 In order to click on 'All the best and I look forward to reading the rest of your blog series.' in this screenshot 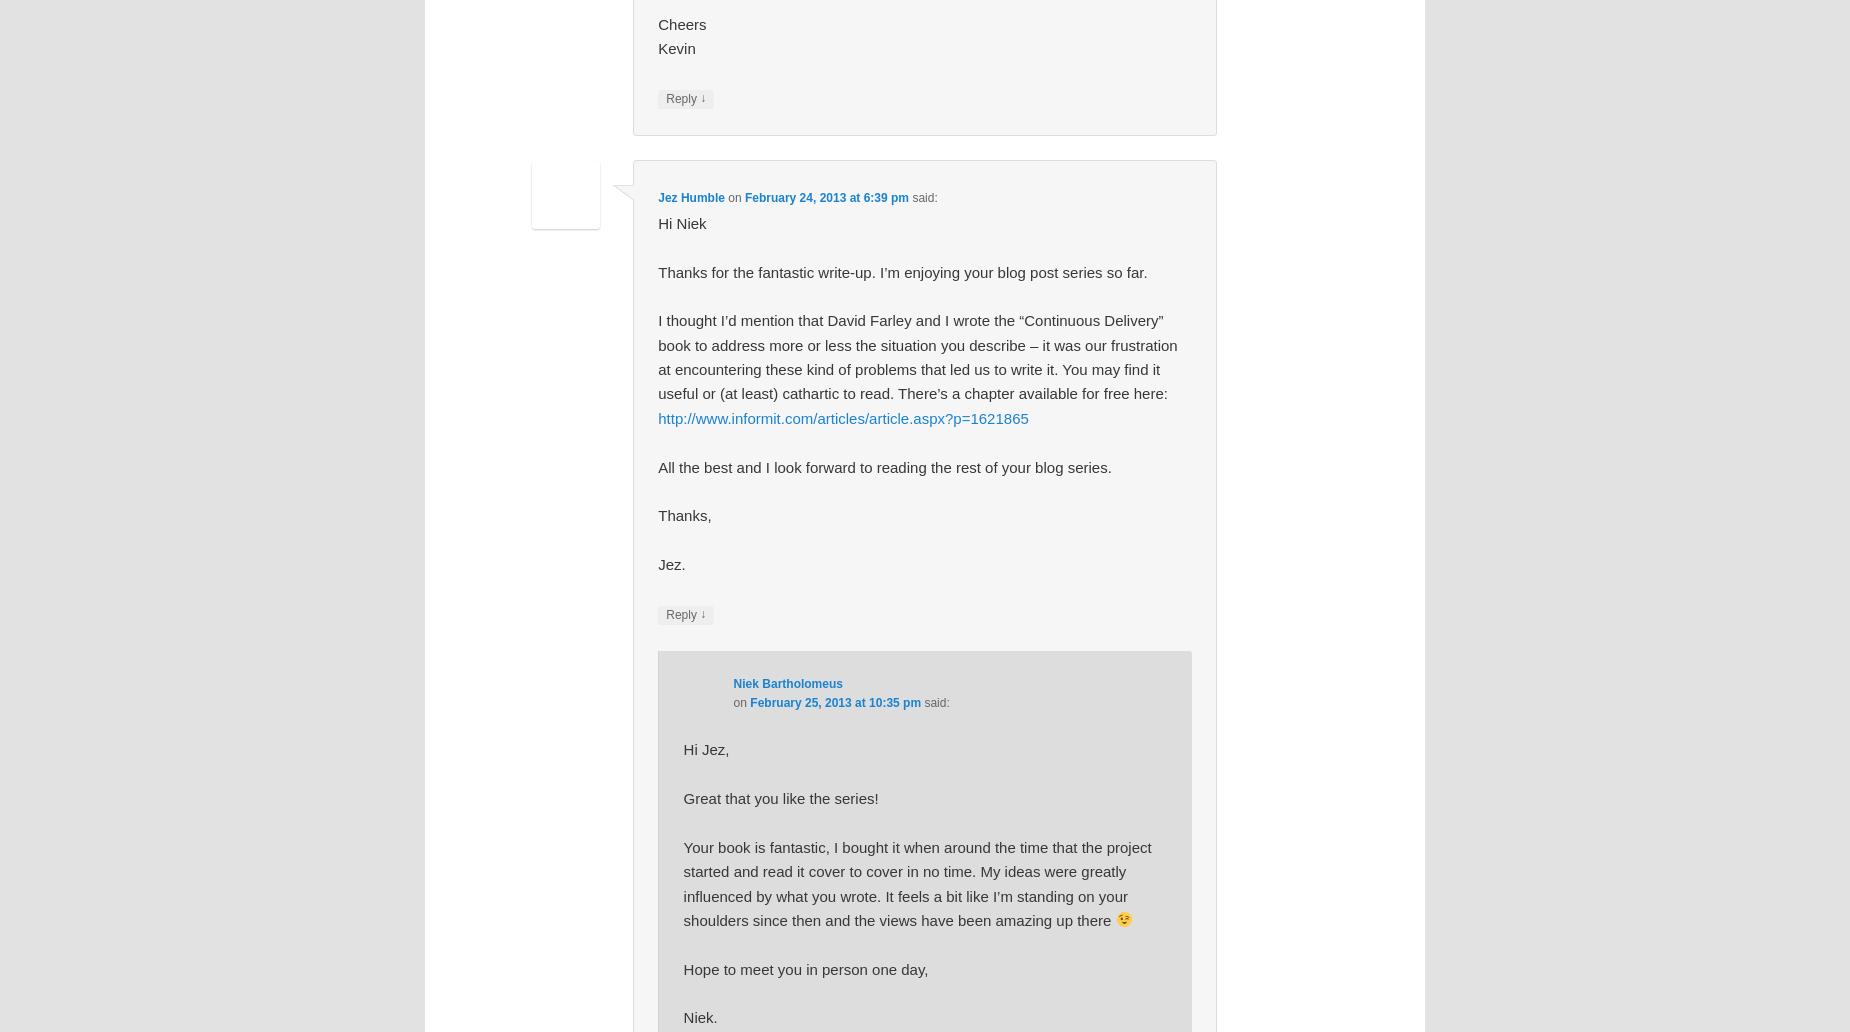, I will do `click(884, 465)`.